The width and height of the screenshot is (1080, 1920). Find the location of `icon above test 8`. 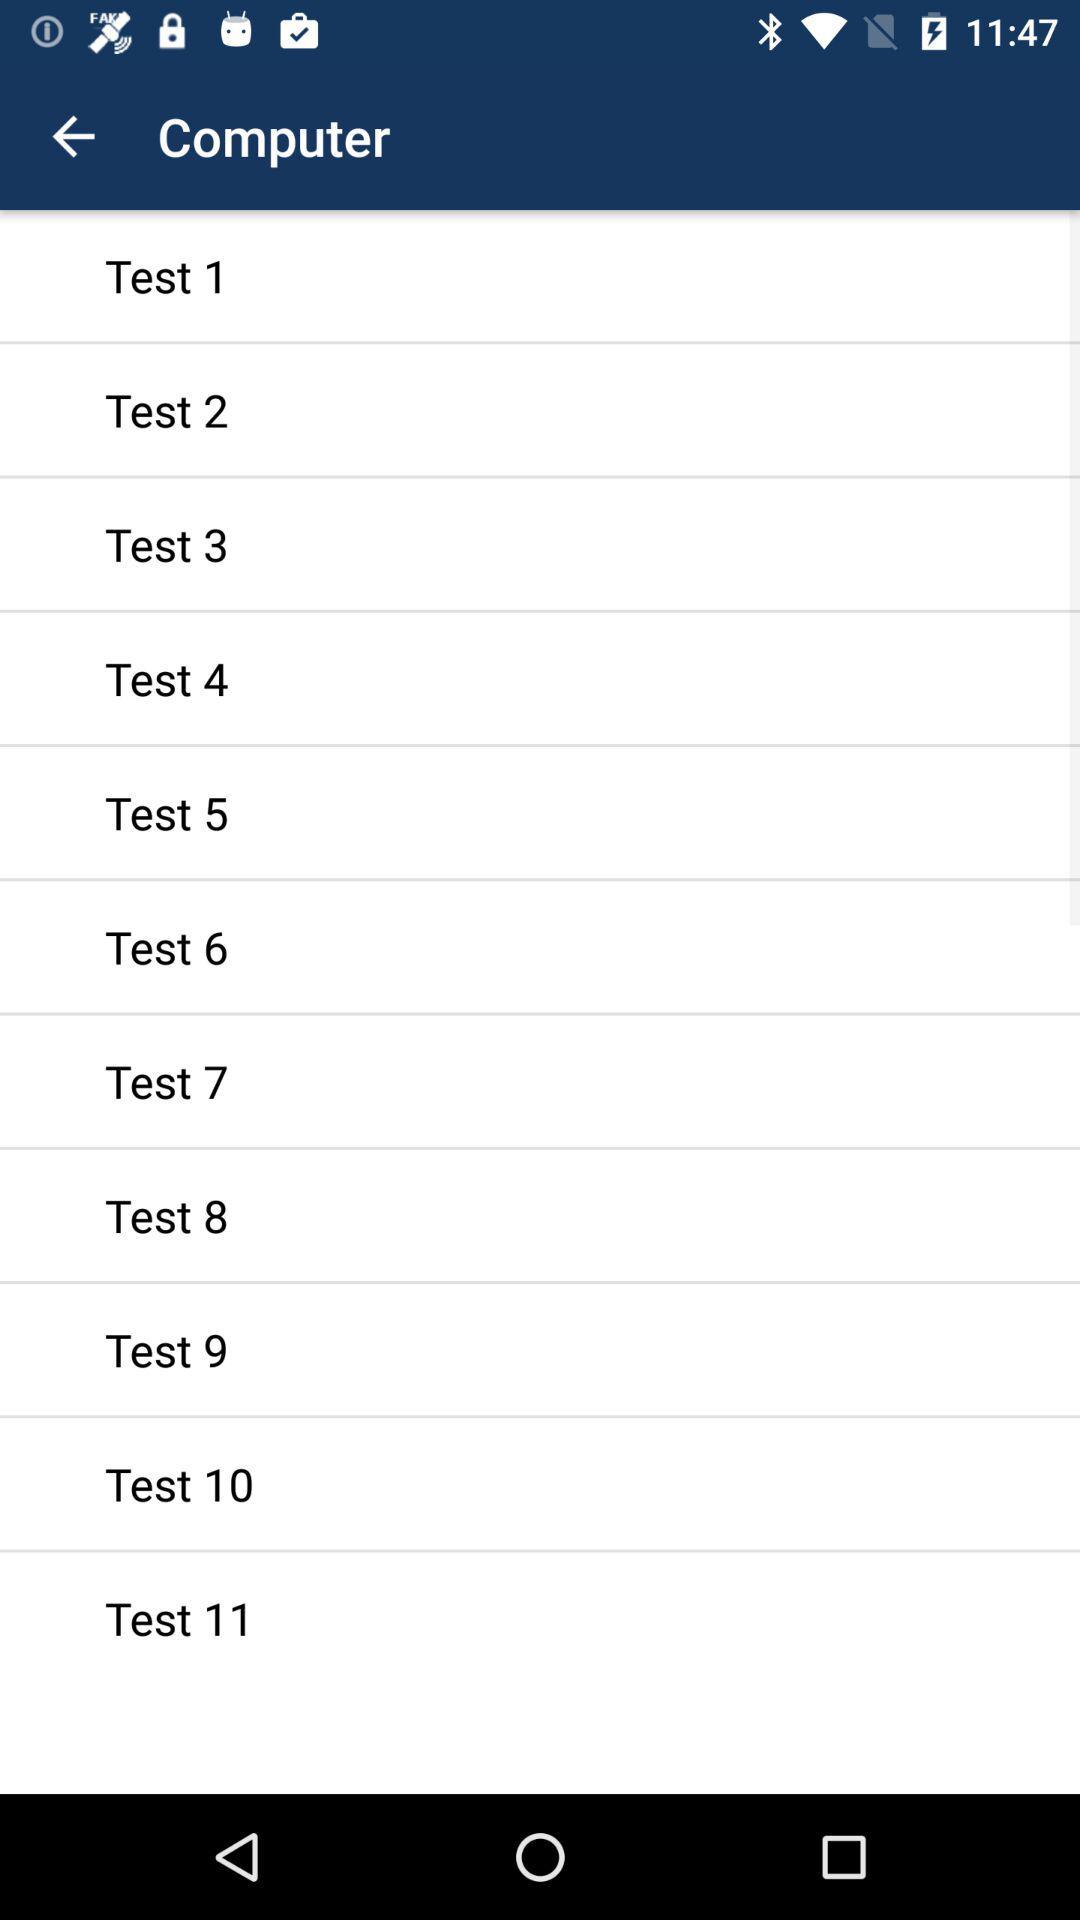

icon above test 8 is located at coordinates (540, 1080).